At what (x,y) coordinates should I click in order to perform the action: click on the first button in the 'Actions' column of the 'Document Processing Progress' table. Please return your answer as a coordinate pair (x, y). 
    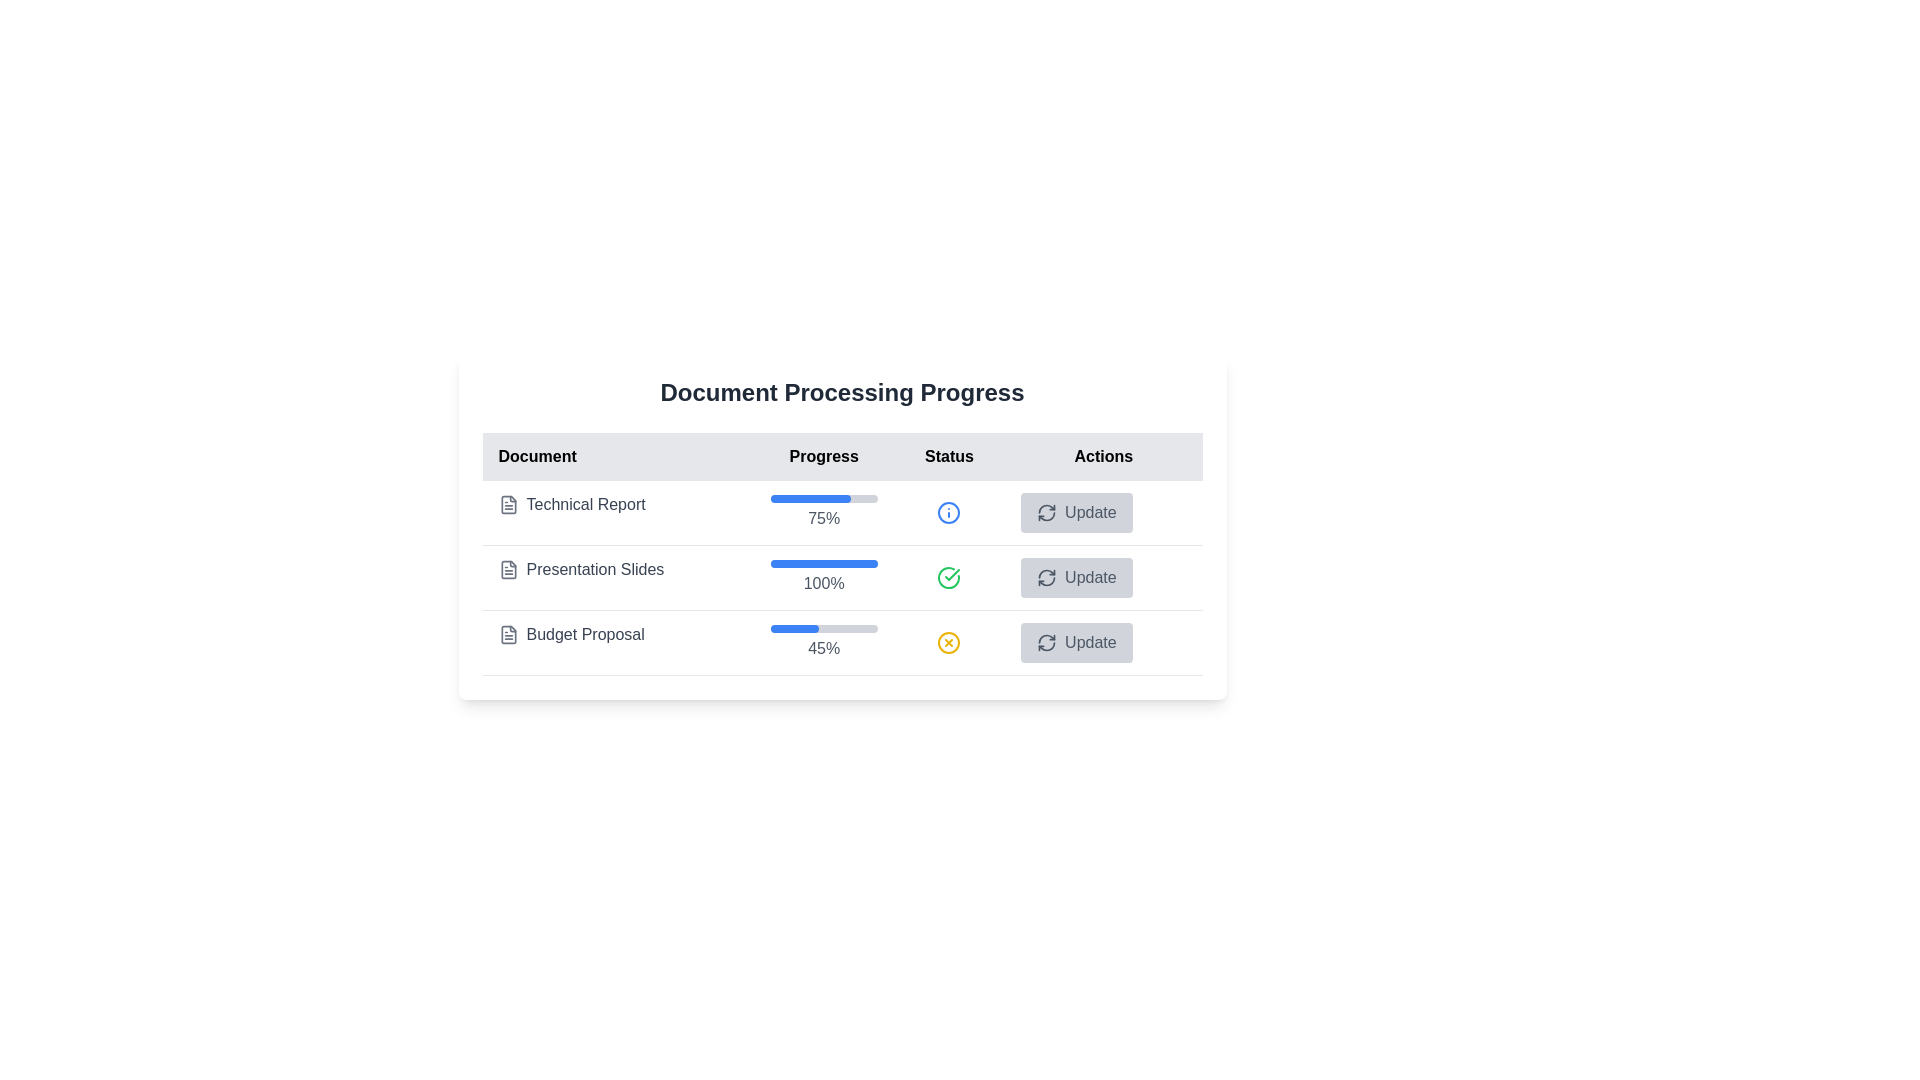
    Looking at the image, I should click on (1075, 512).